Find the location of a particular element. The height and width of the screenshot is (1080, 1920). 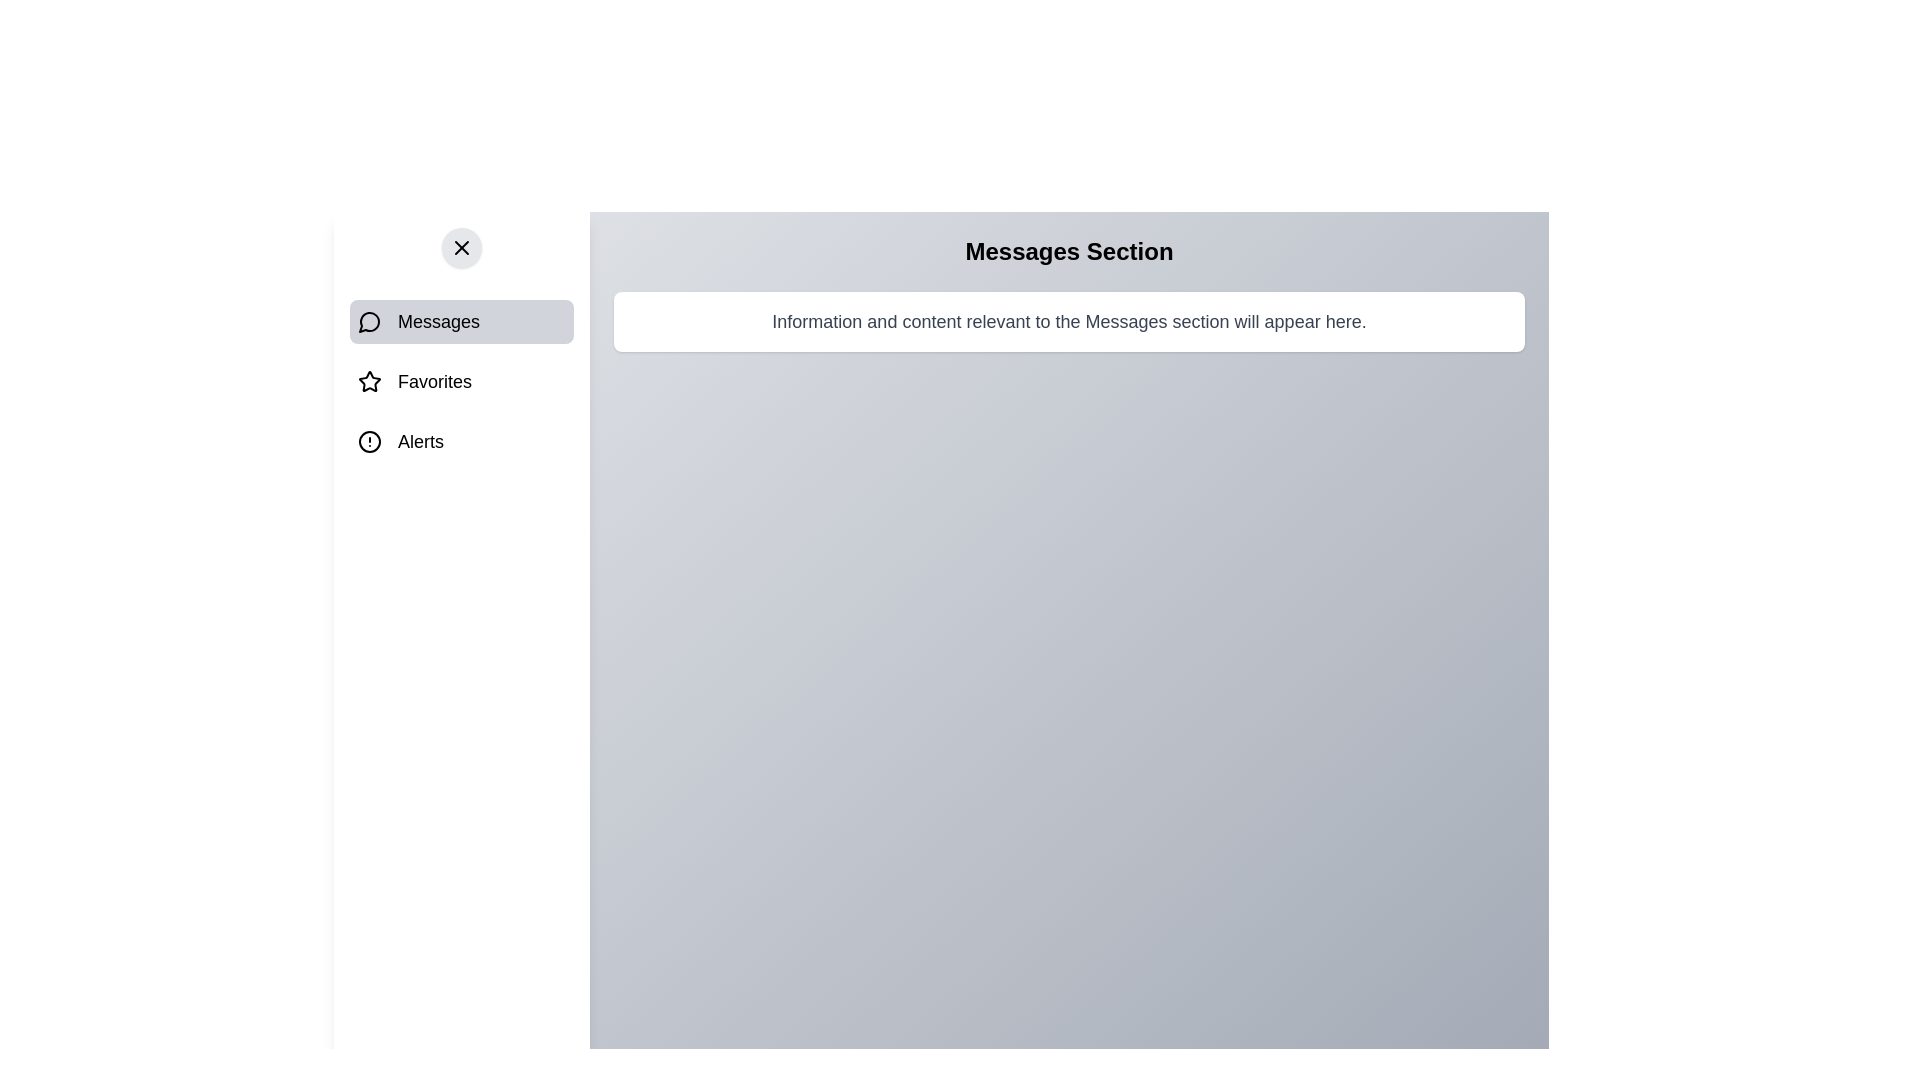

the icon next to the navigation item Favorites is located at coordinates (369, 381).